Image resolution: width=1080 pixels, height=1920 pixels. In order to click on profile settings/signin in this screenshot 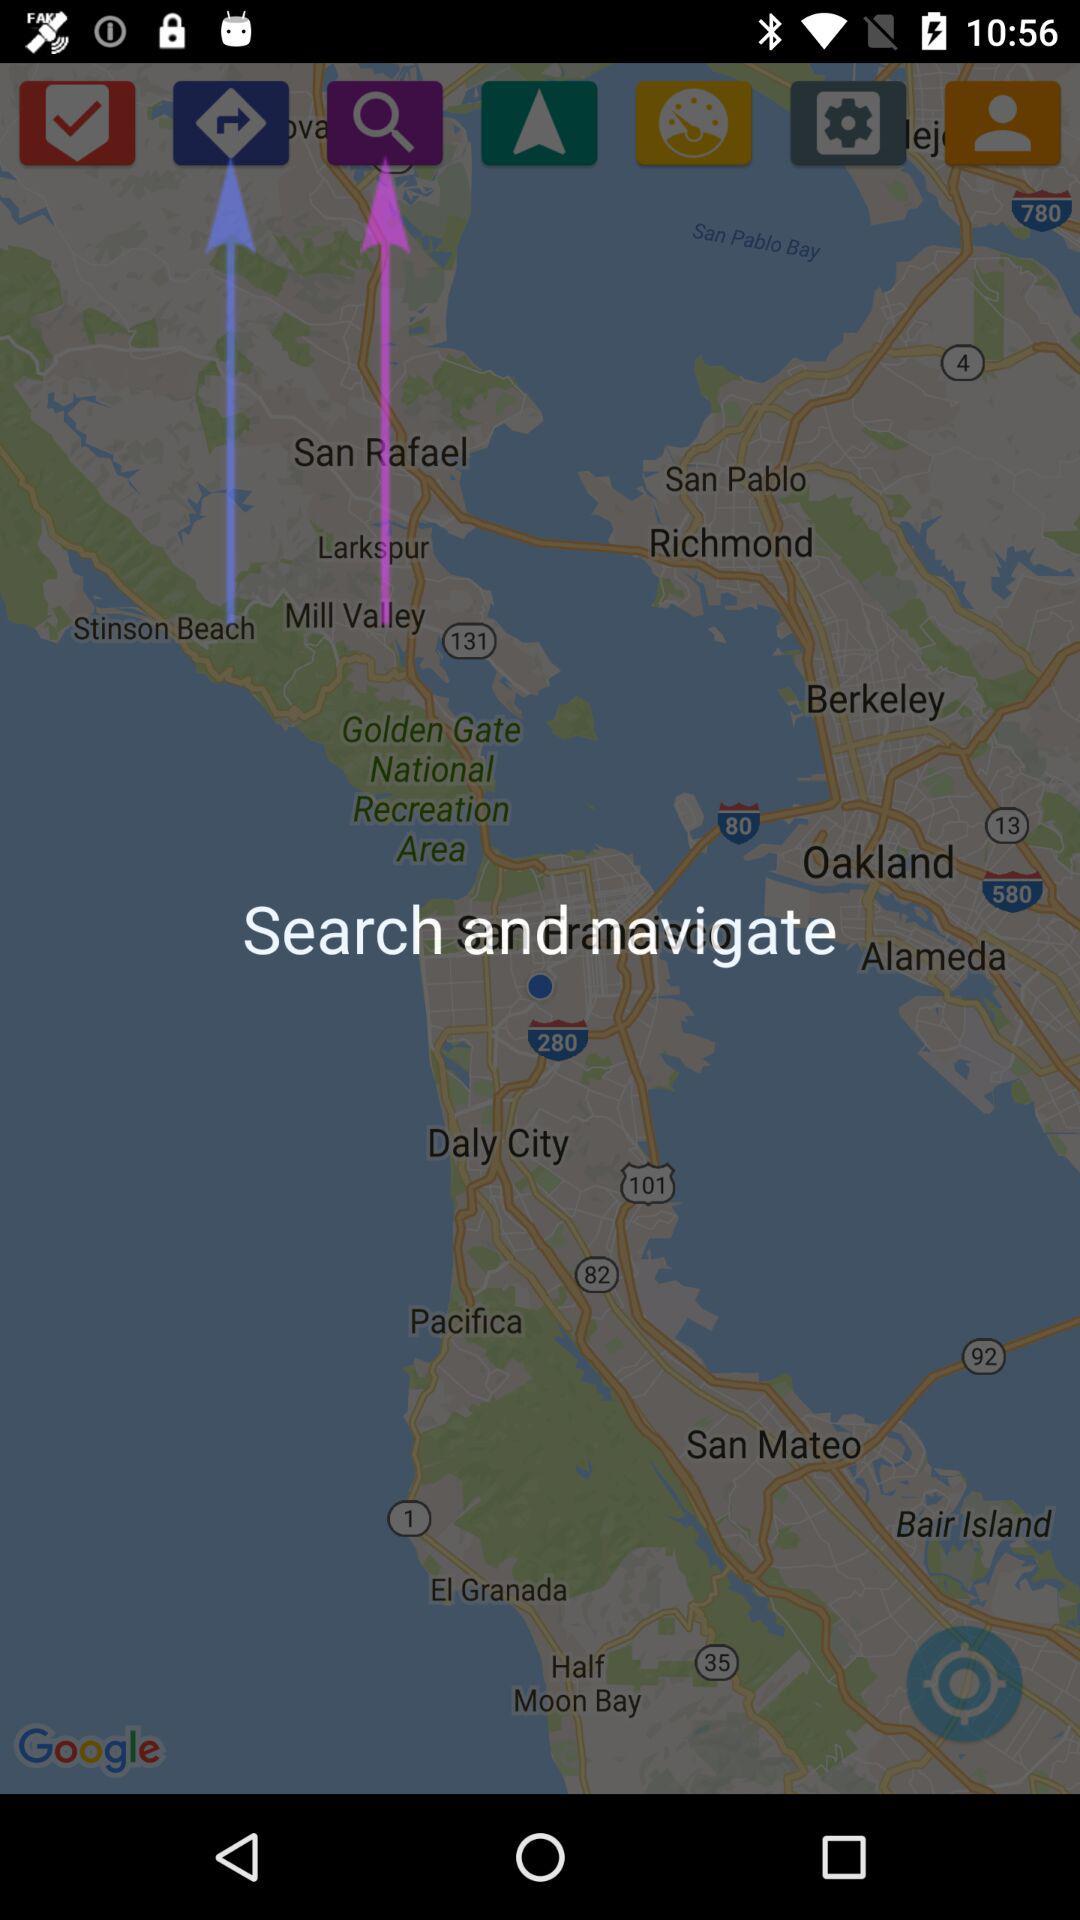, I will do `click(1002, 121)`.